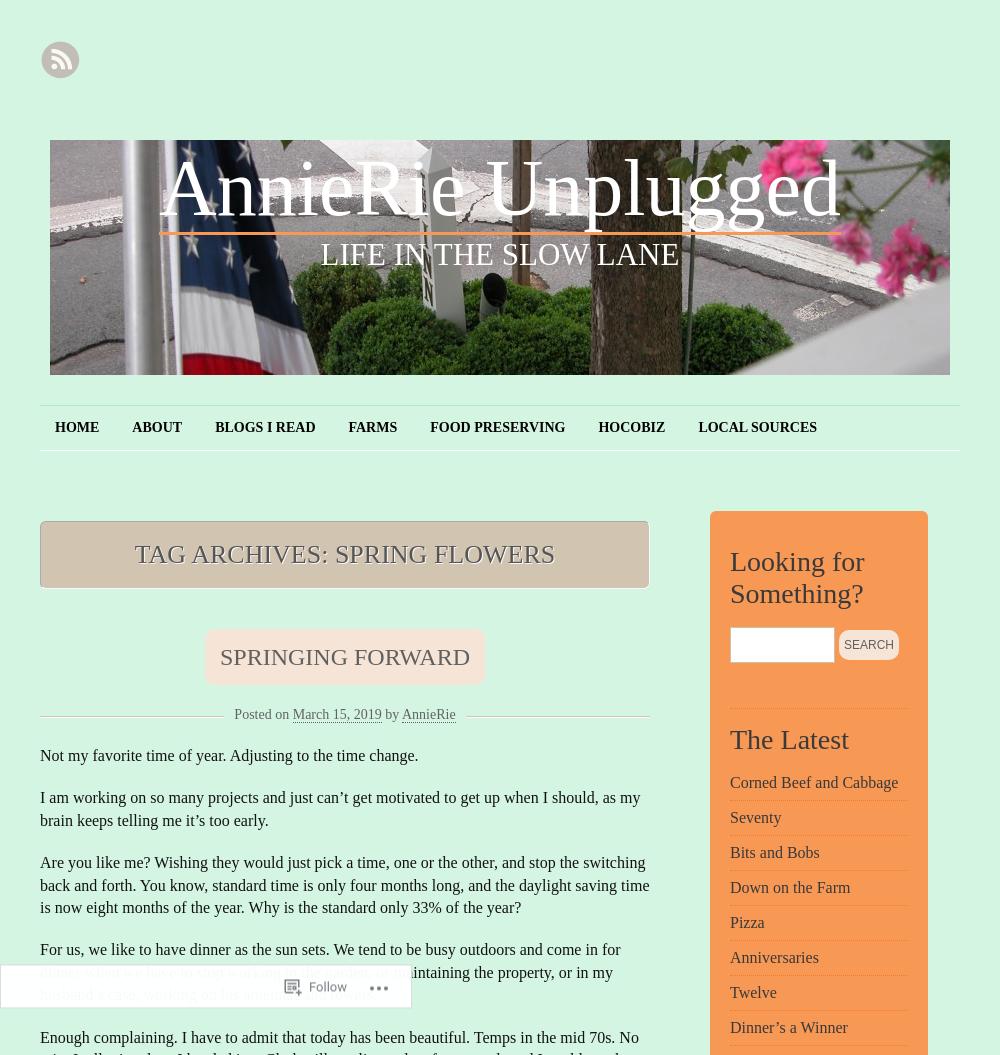  What do you see at coordinates (797, 576) in the screenshot?
I see `'Looking for Something?'` at bounding box center [797, 576].